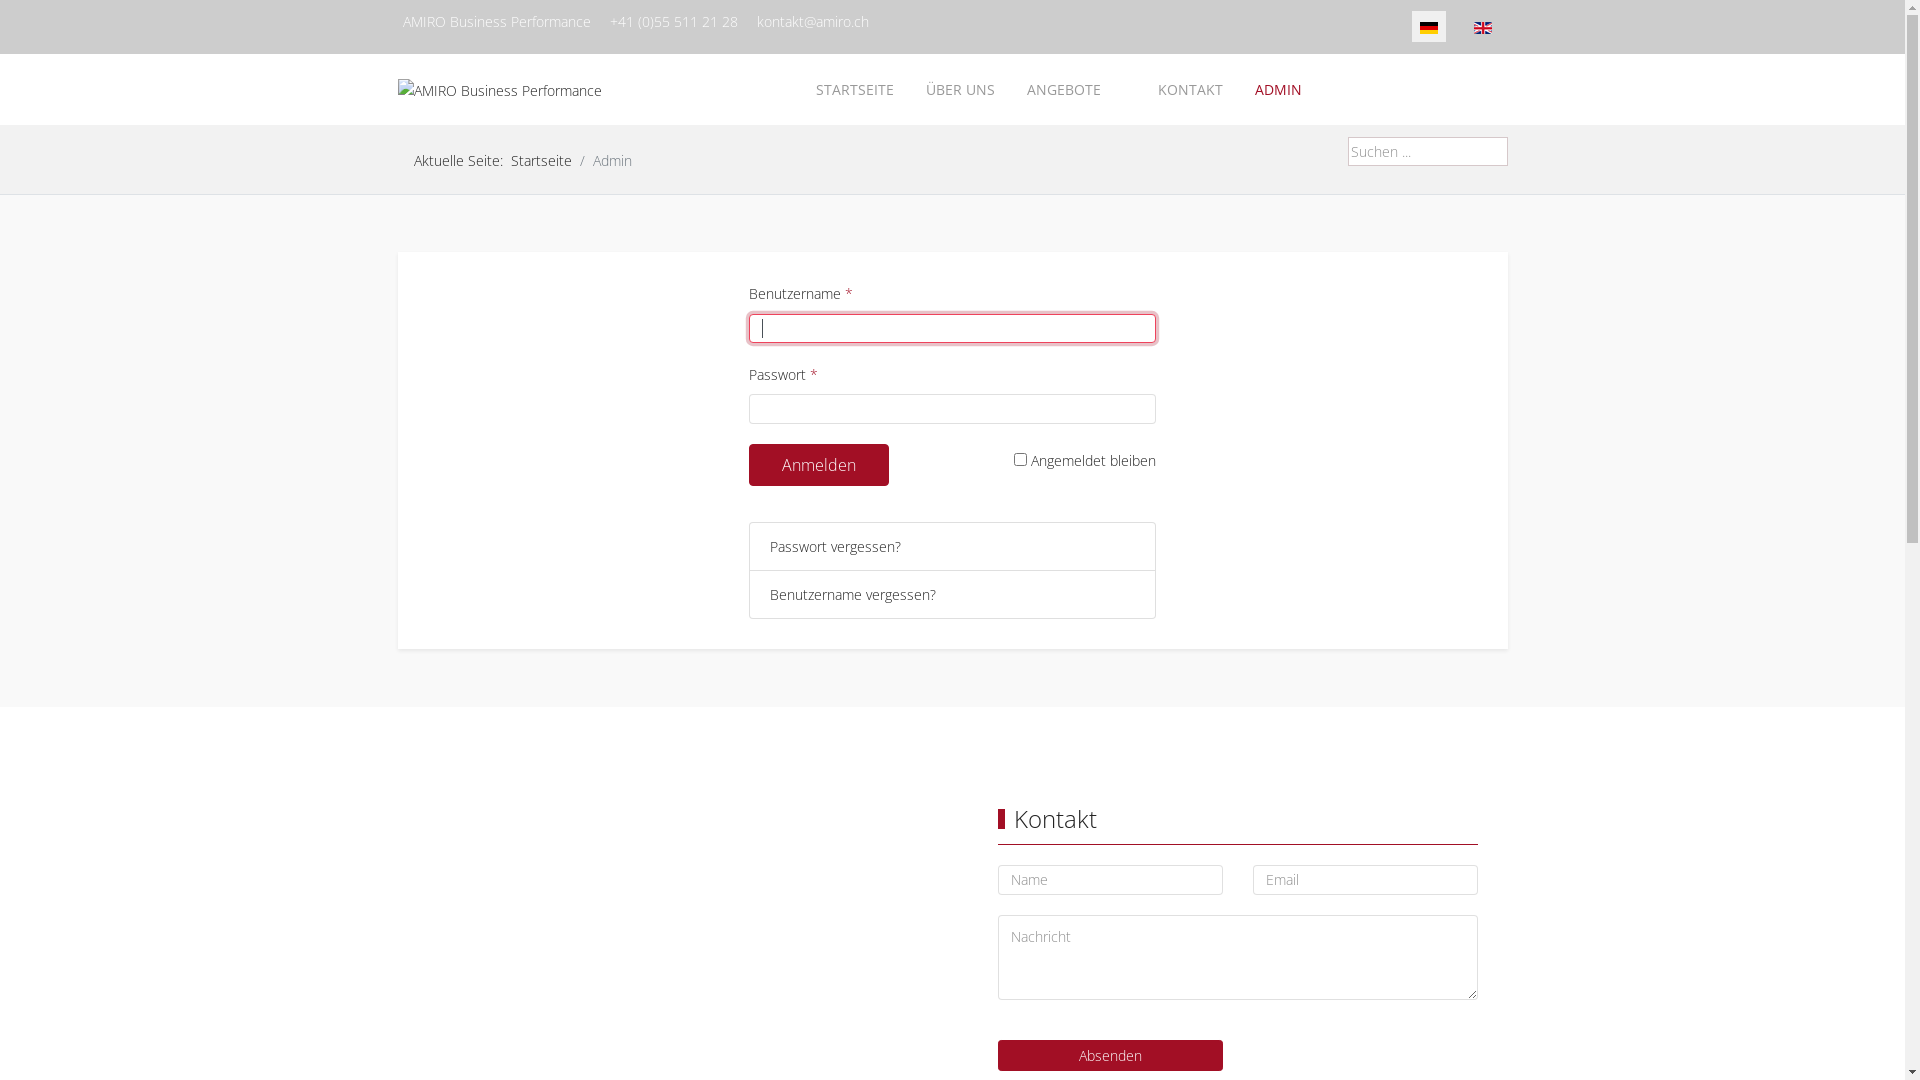 The image size is (1920, 1080). I want to click on '+41 (0)55 511 21 28', so click(608, 21).